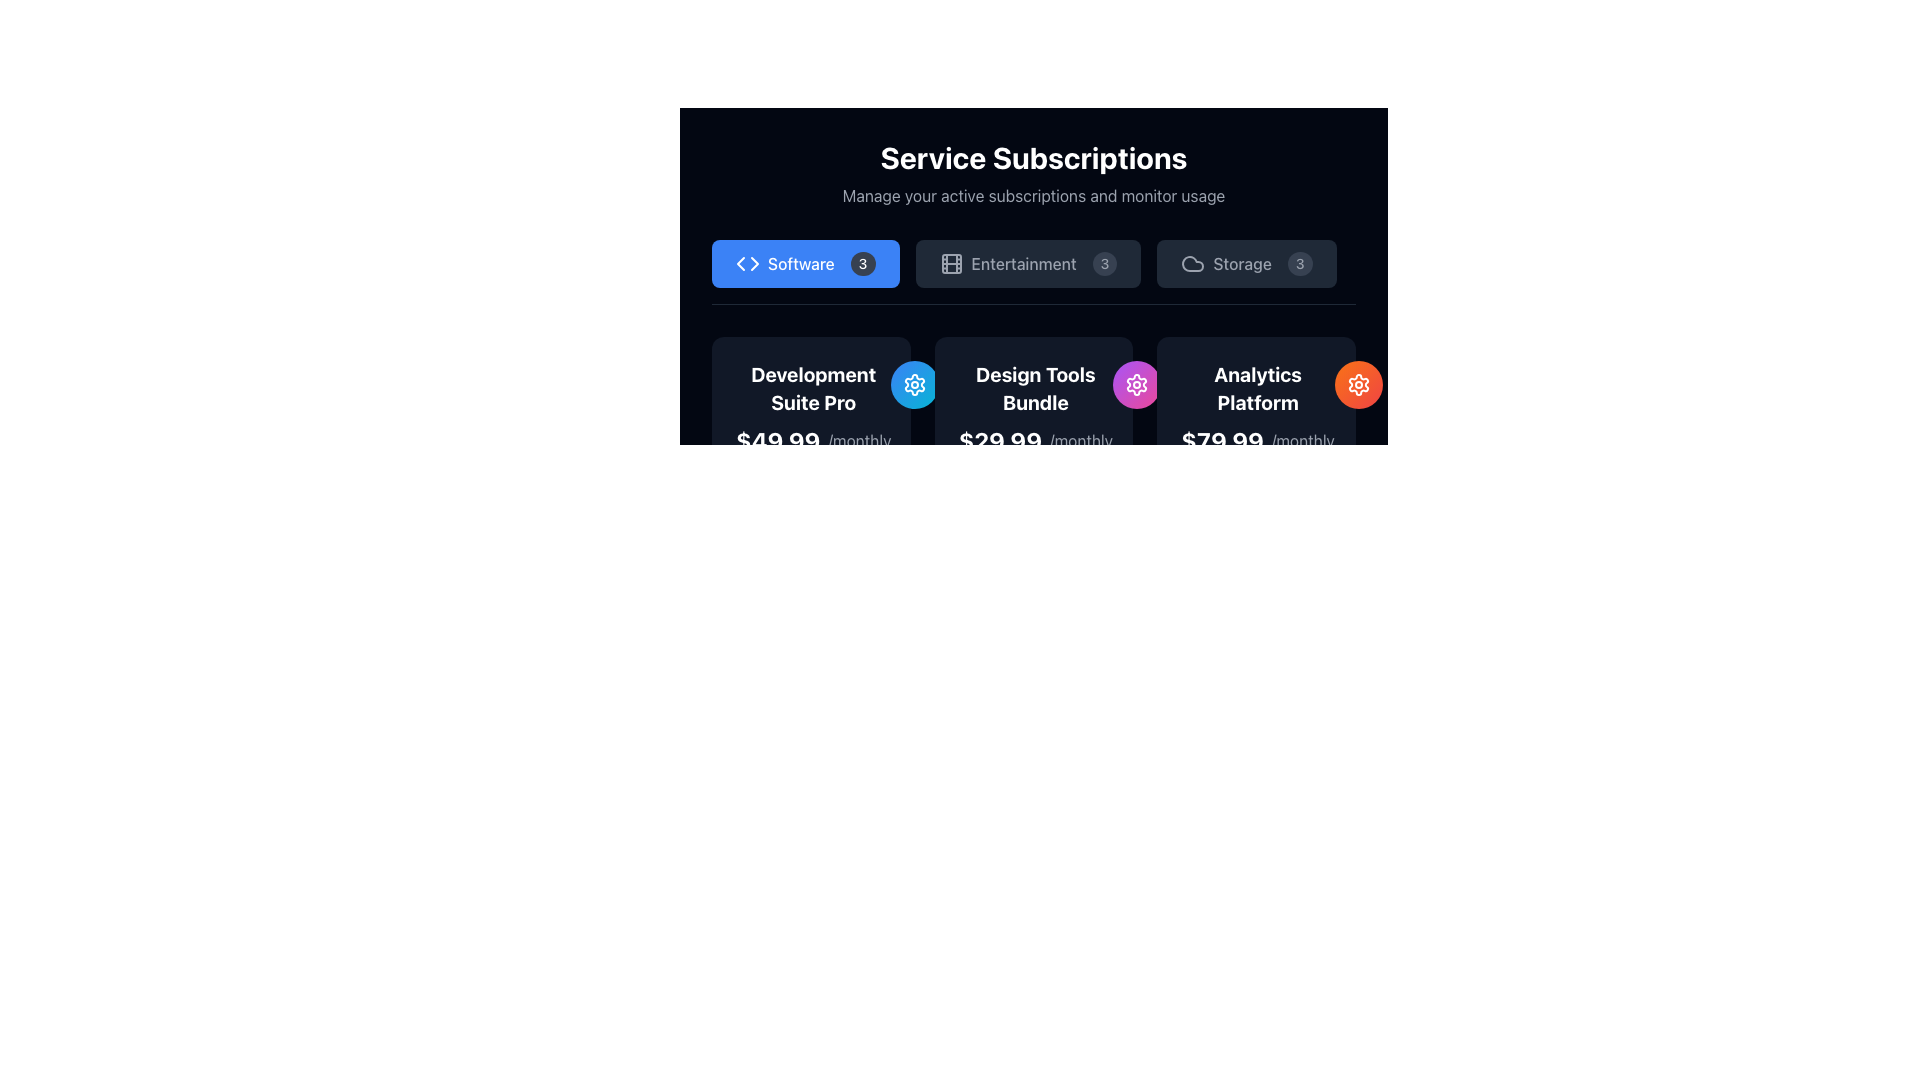 This screenshot has height=1080, width=1920. I want to click on progress bar, so click(830, 515).